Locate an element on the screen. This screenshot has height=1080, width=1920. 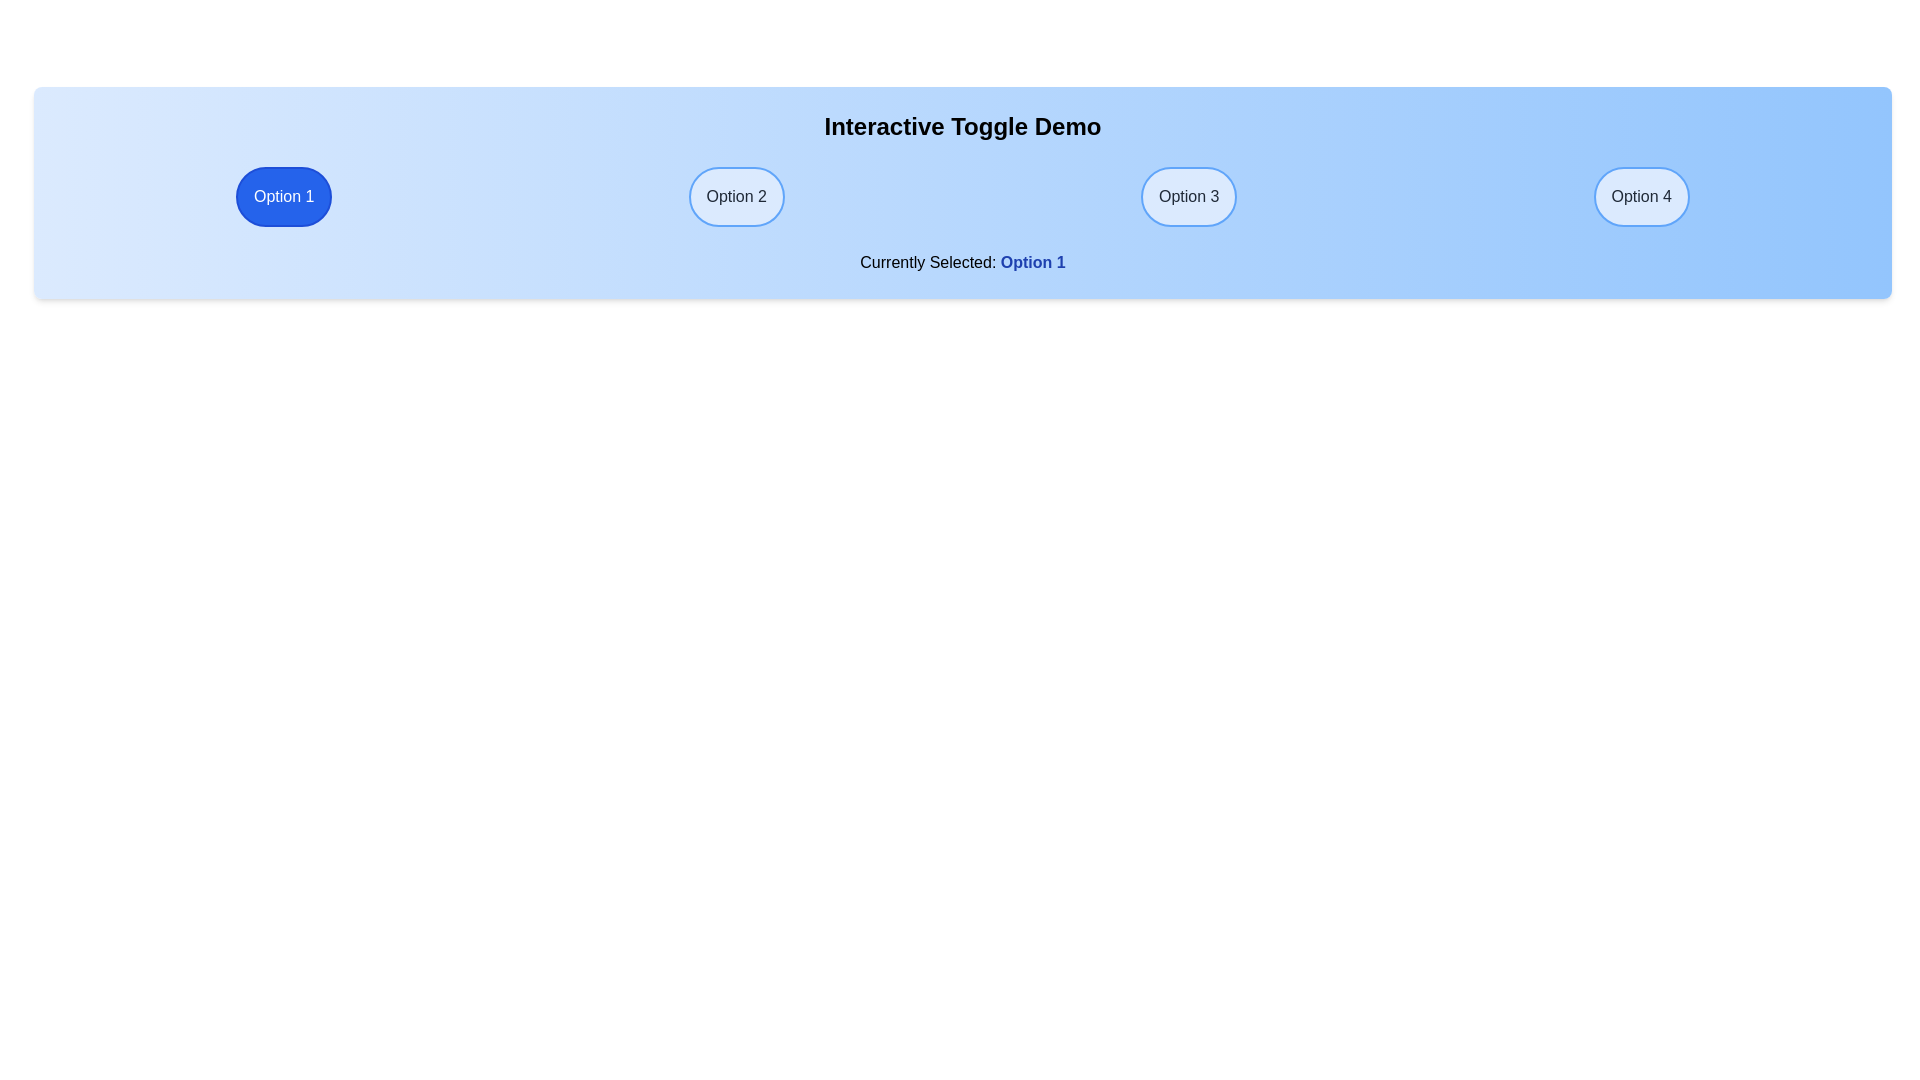
the option Option 3 to select it is located at coordinates (1189, 196).